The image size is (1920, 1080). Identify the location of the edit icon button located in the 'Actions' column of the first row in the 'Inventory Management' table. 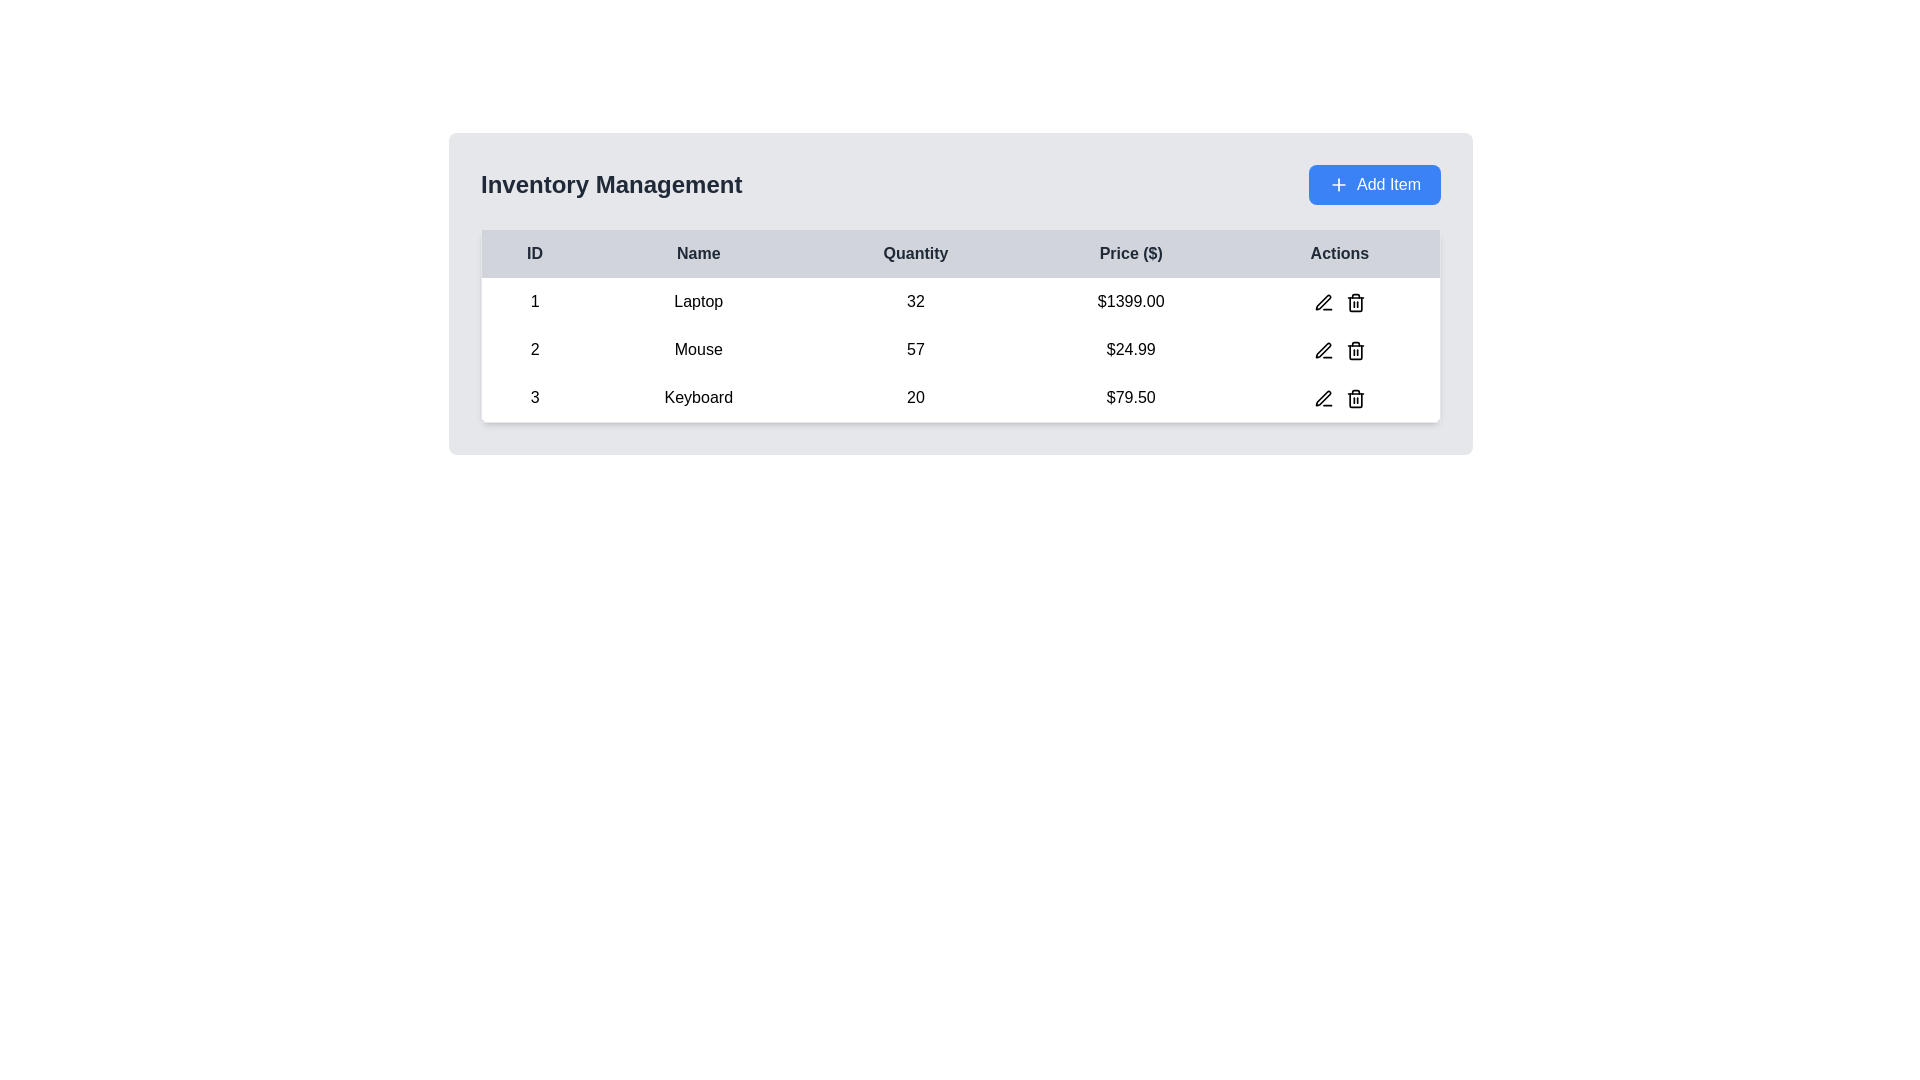
(1323, 302).